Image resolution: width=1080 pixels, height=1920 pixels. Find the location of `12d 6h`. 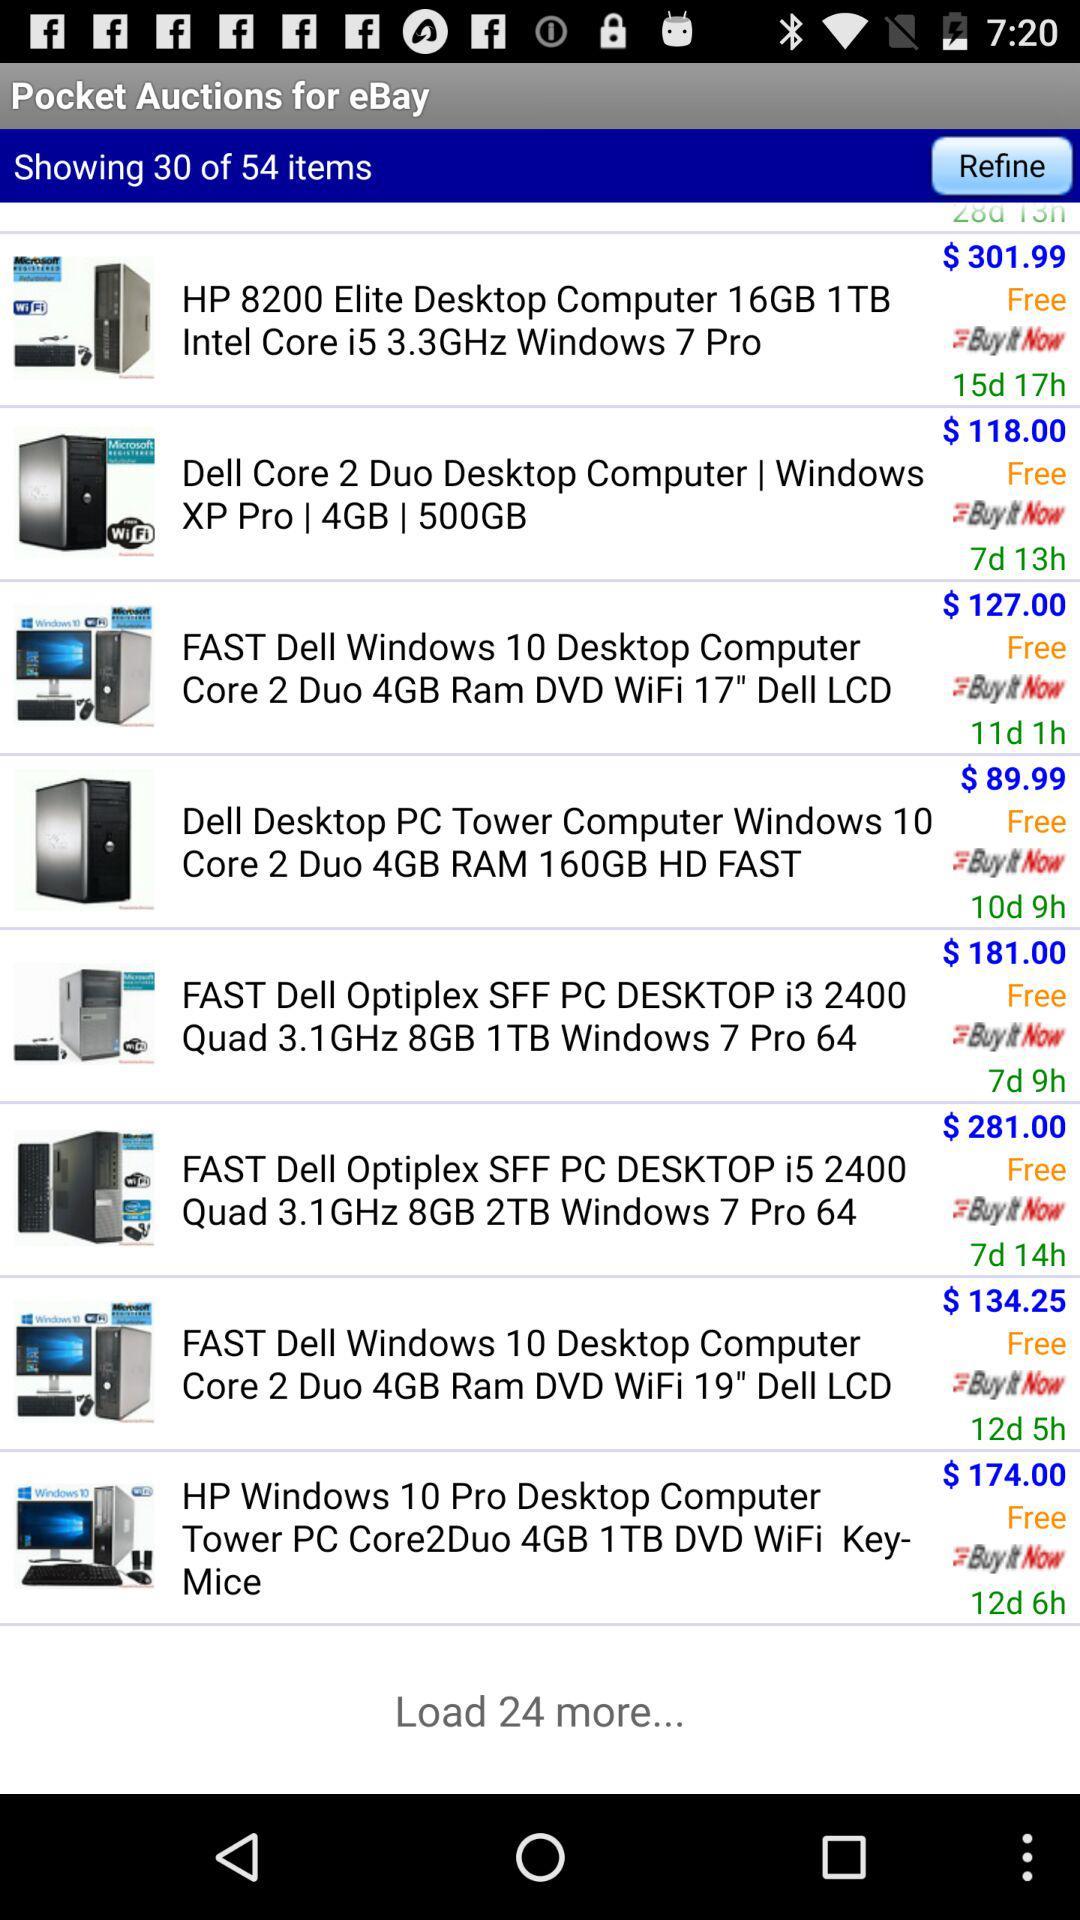

12d 6h is located at coordinates (1018, 1601).